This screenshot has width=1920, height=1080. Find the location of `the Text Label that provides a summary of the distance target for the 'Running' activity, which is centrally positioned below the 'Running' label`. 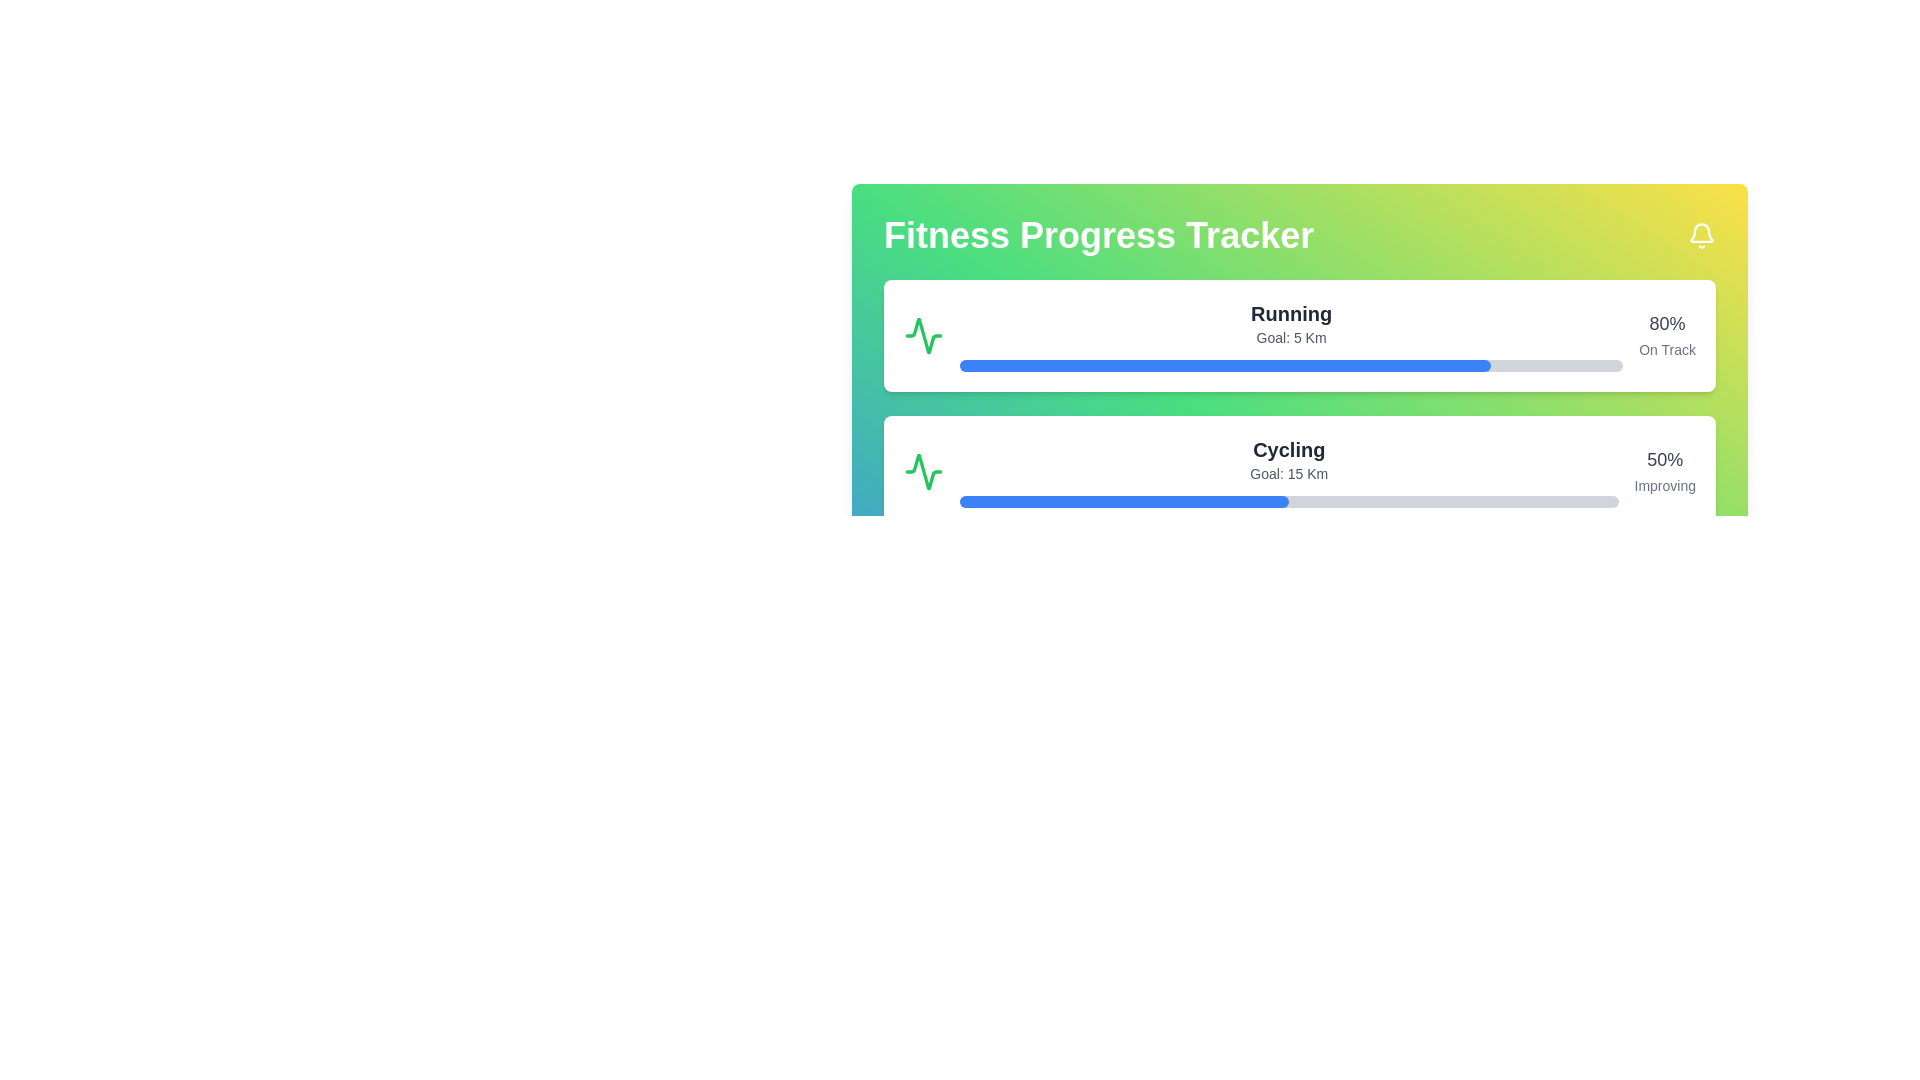

the Text Label that provides a summary of the distance target for the 'Running' activity, which is centrally positioned below the 'Running' label is located at coordinates (1291, 337).